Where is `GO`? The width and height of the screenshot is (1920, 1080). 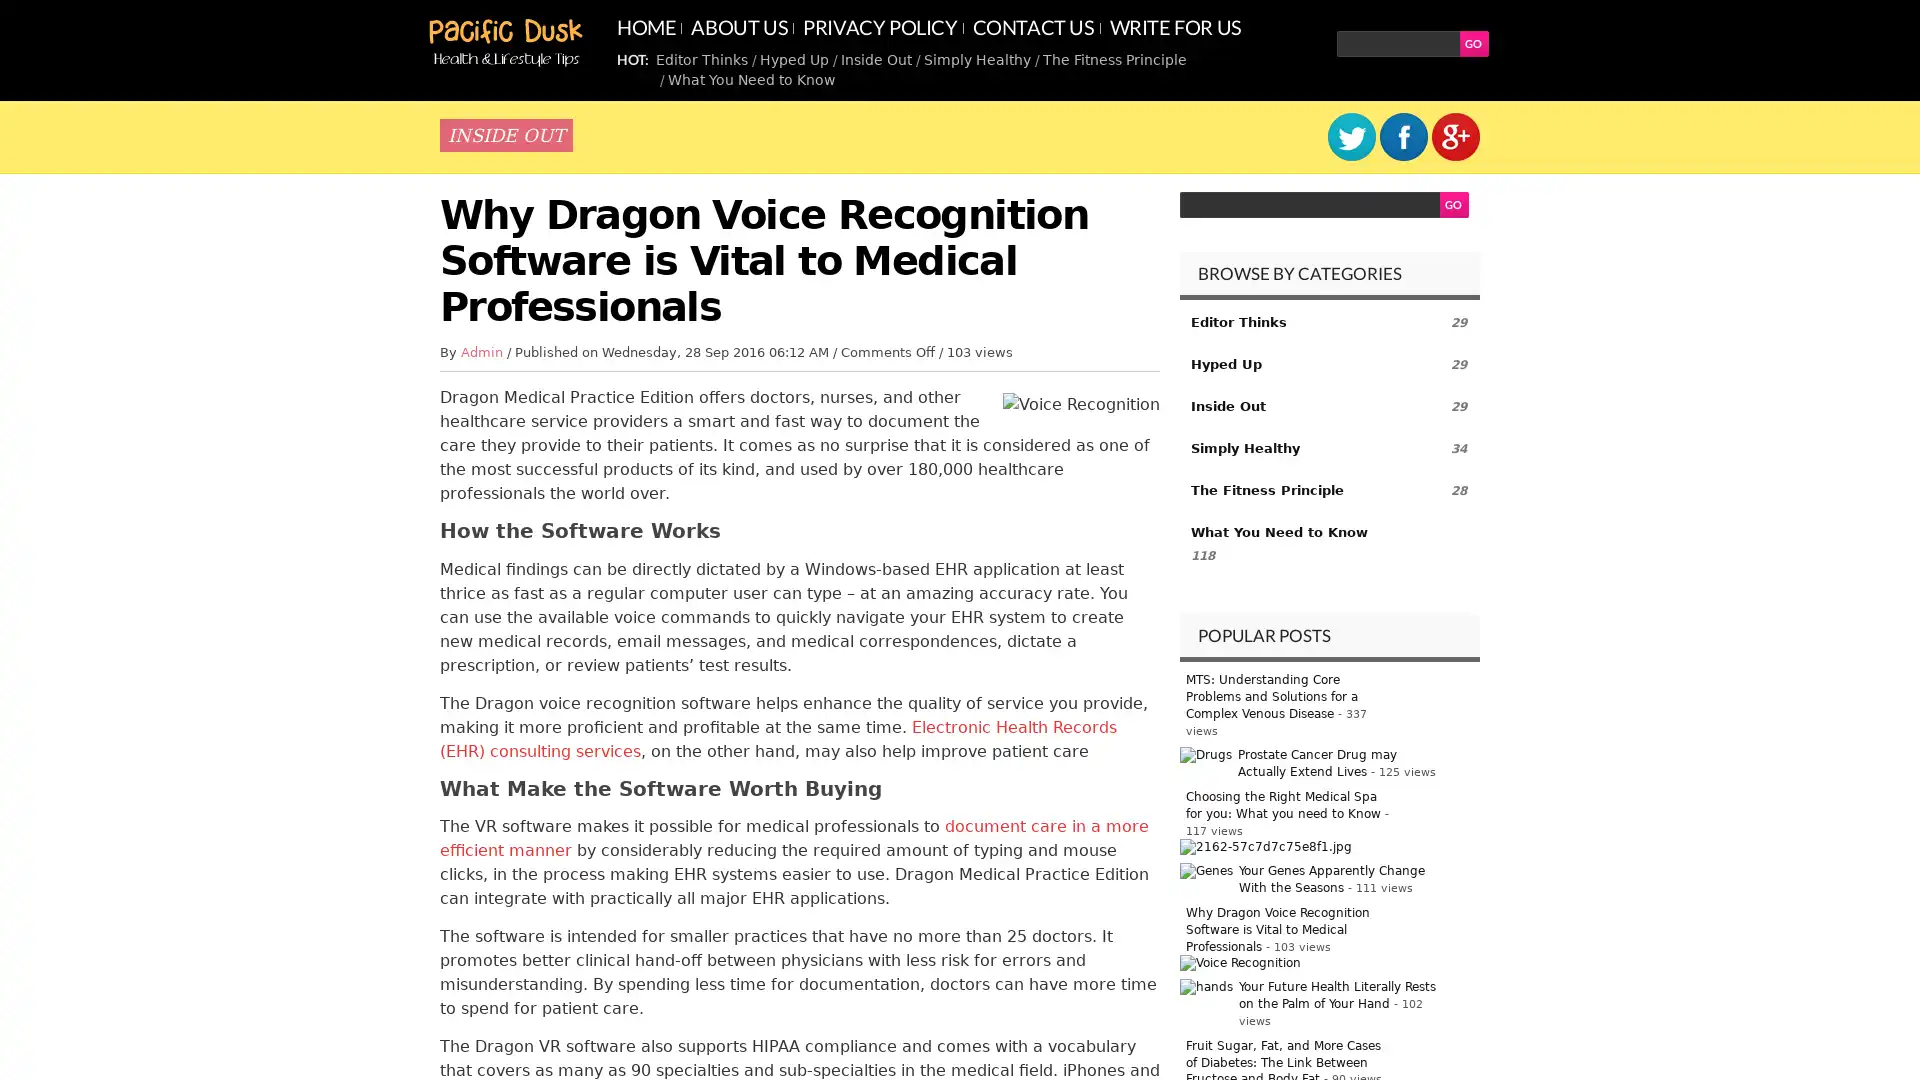 GO is located at coordinates (1454, 204).